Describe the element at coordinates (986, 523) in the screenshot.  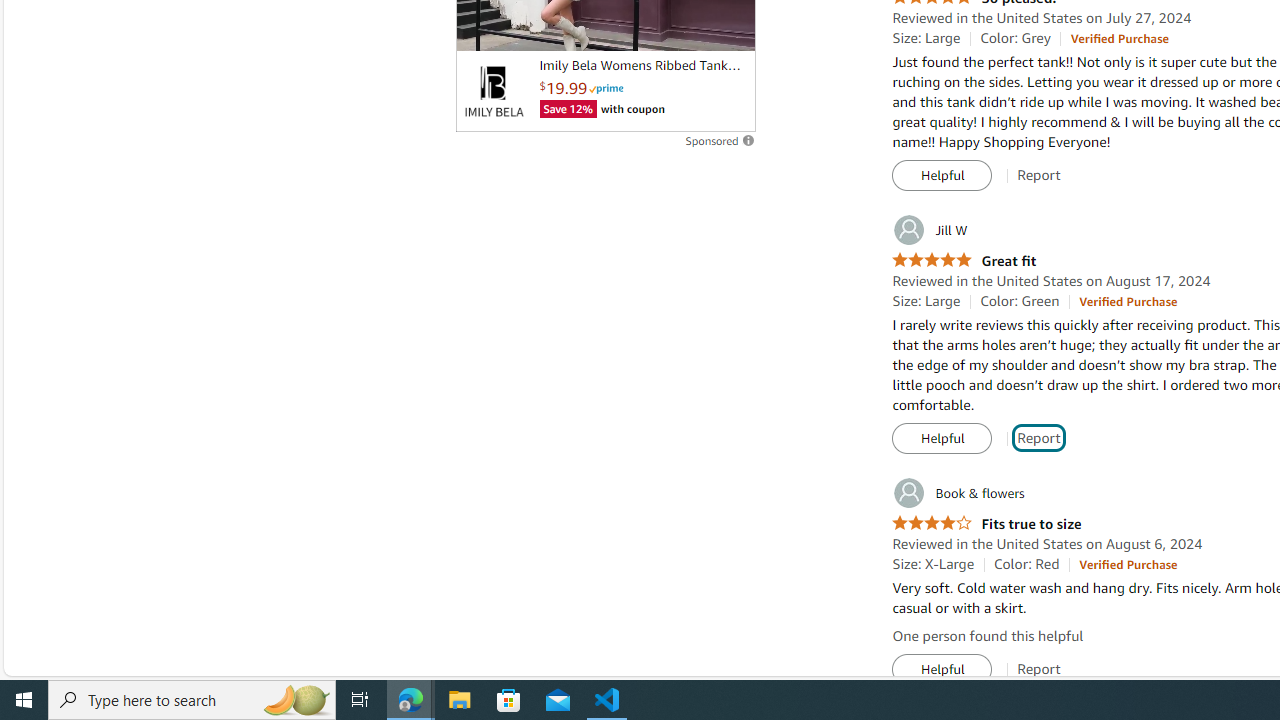
I see `'4.0 out of 5 stars Fits true to size'` at that location.